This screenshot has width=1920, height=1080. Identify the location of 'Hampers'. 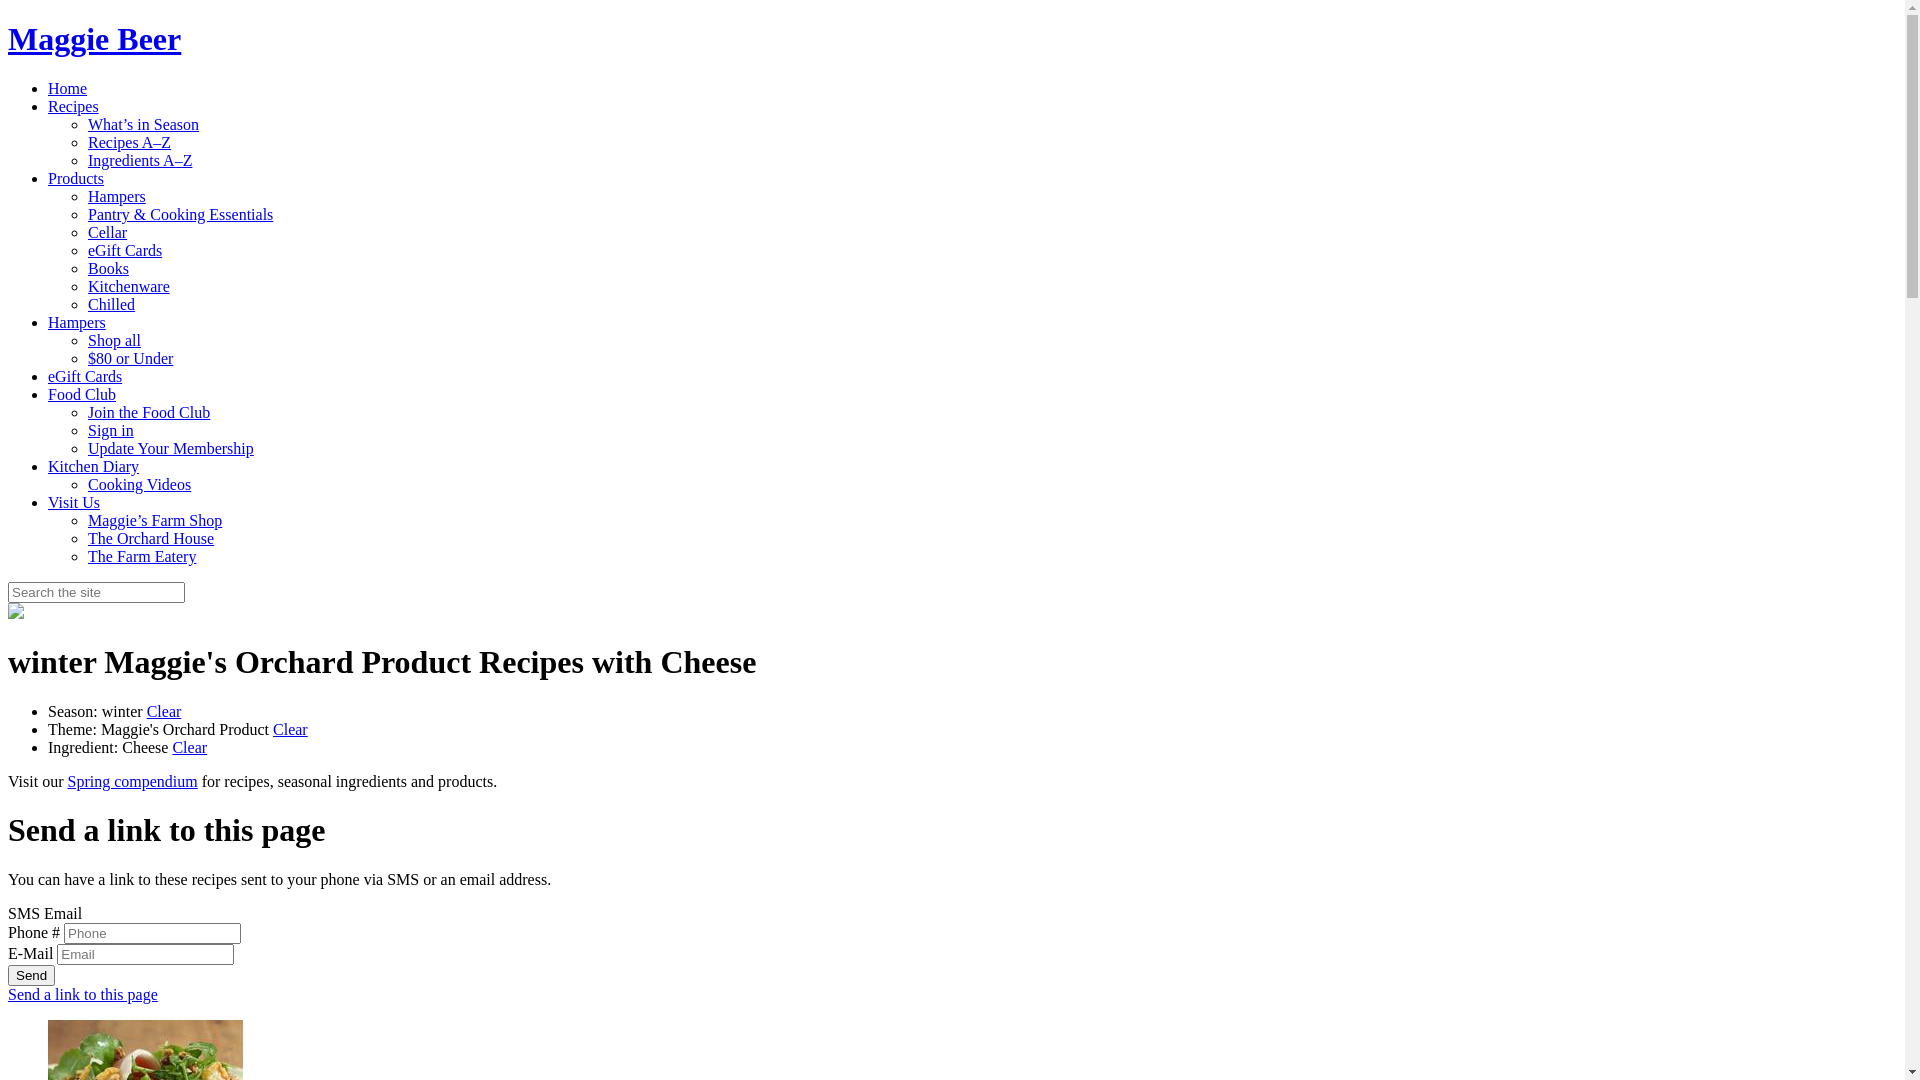
(76, 321).